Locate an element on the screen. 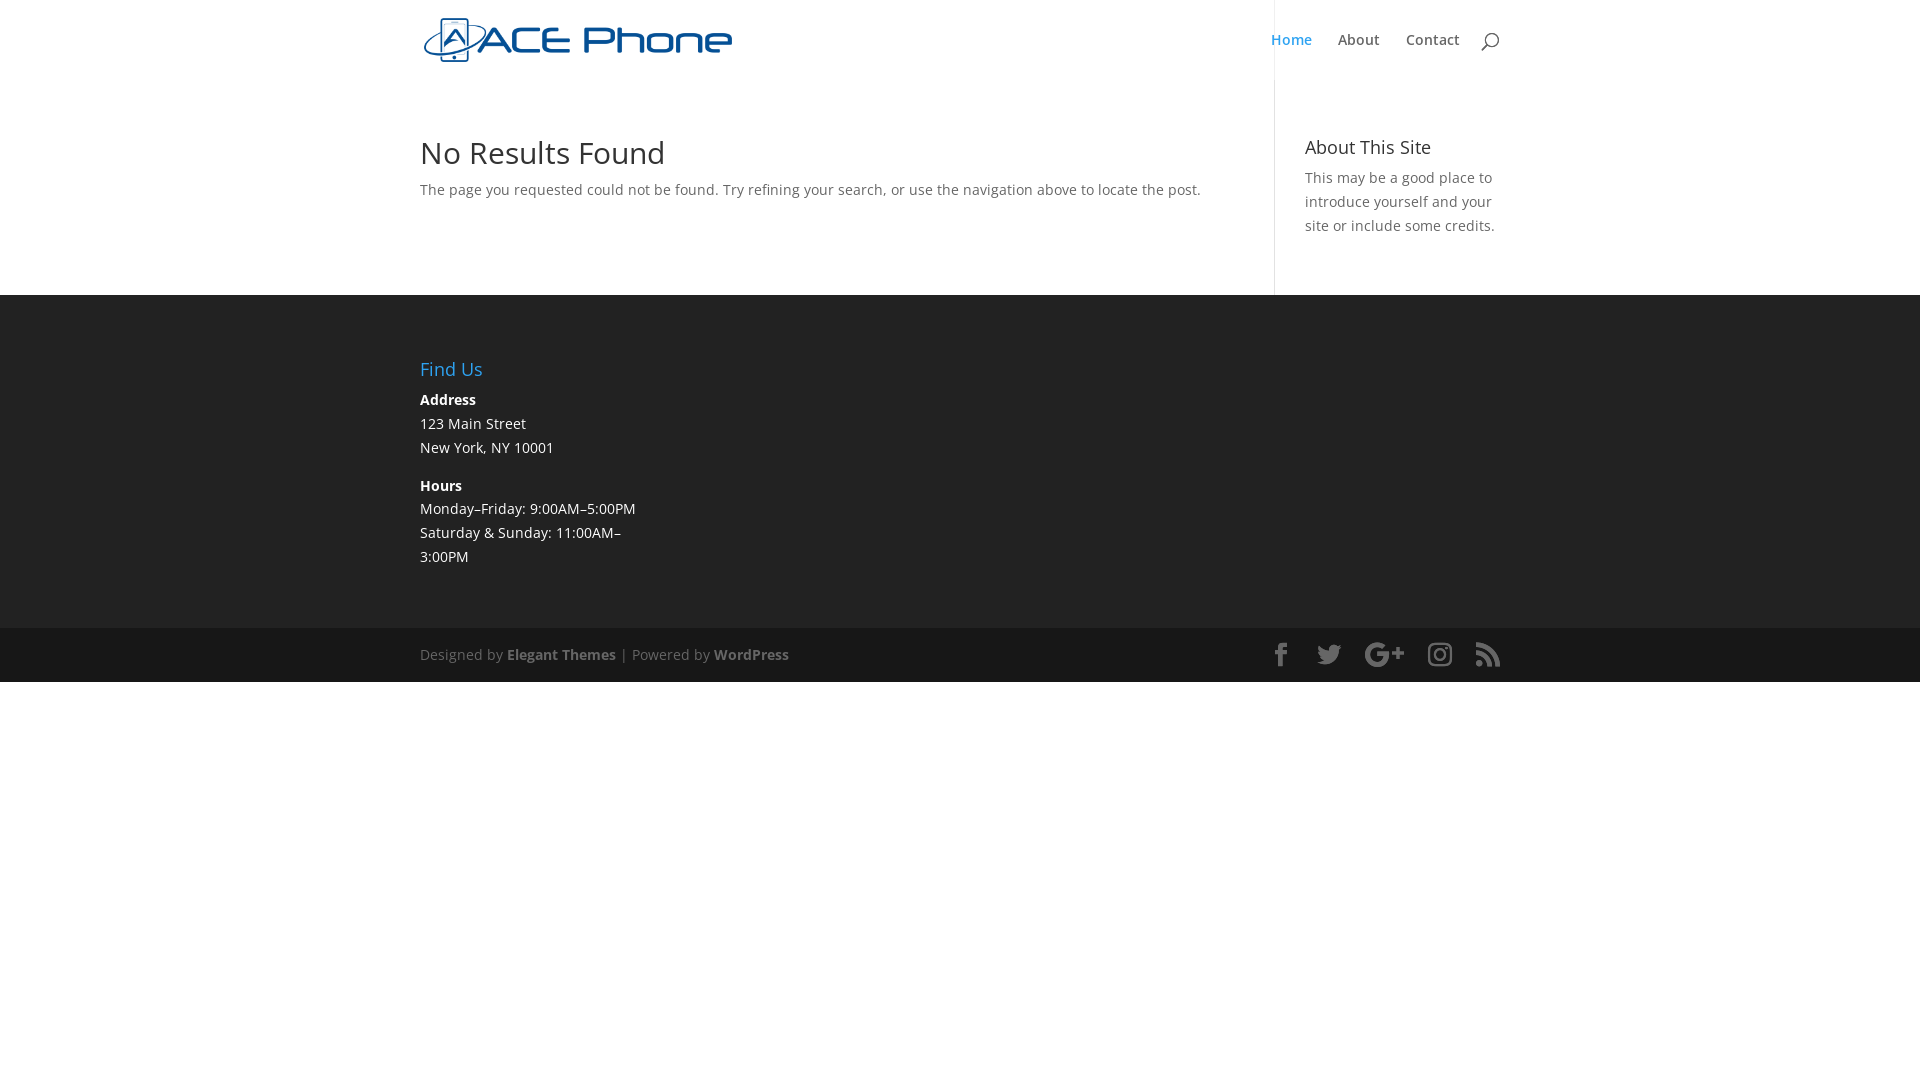  'Contact' is located at coordinates (1405, 55).